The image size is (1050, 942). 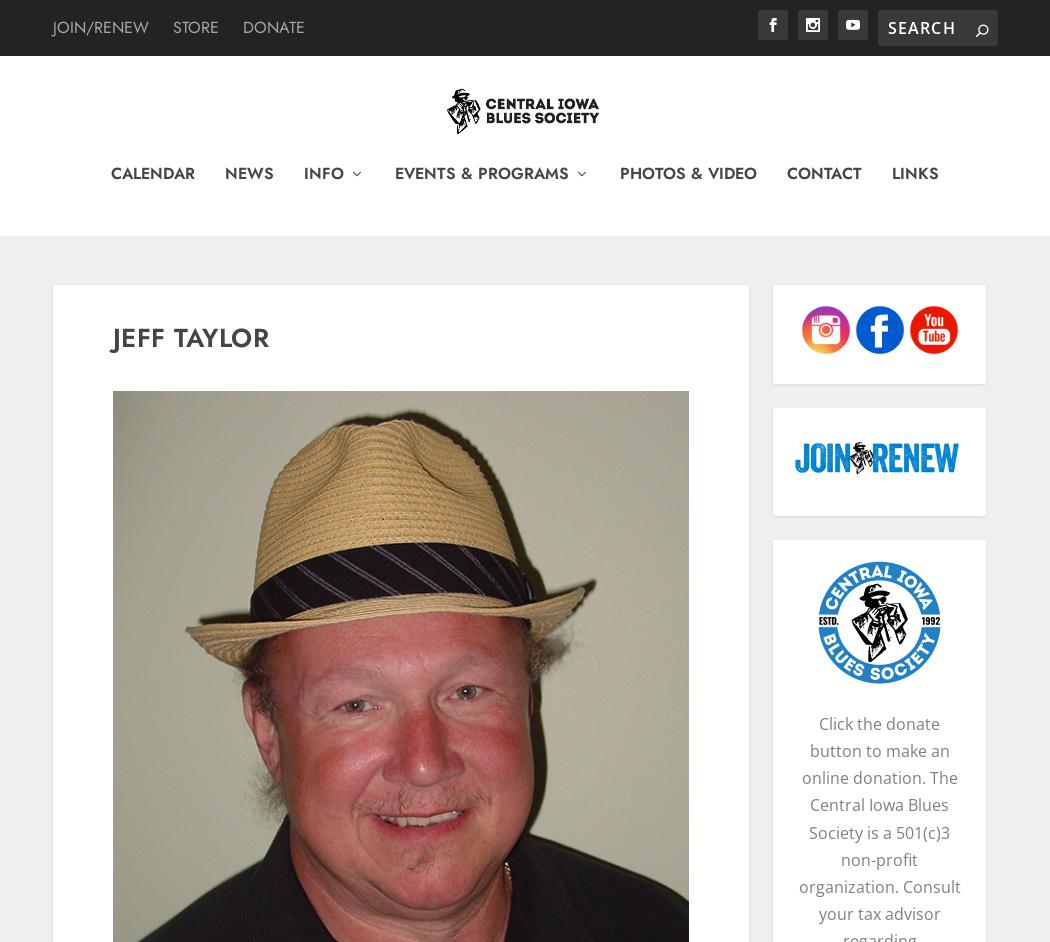 I want to click on 'Events & Programs', so click(x=481, y=182).